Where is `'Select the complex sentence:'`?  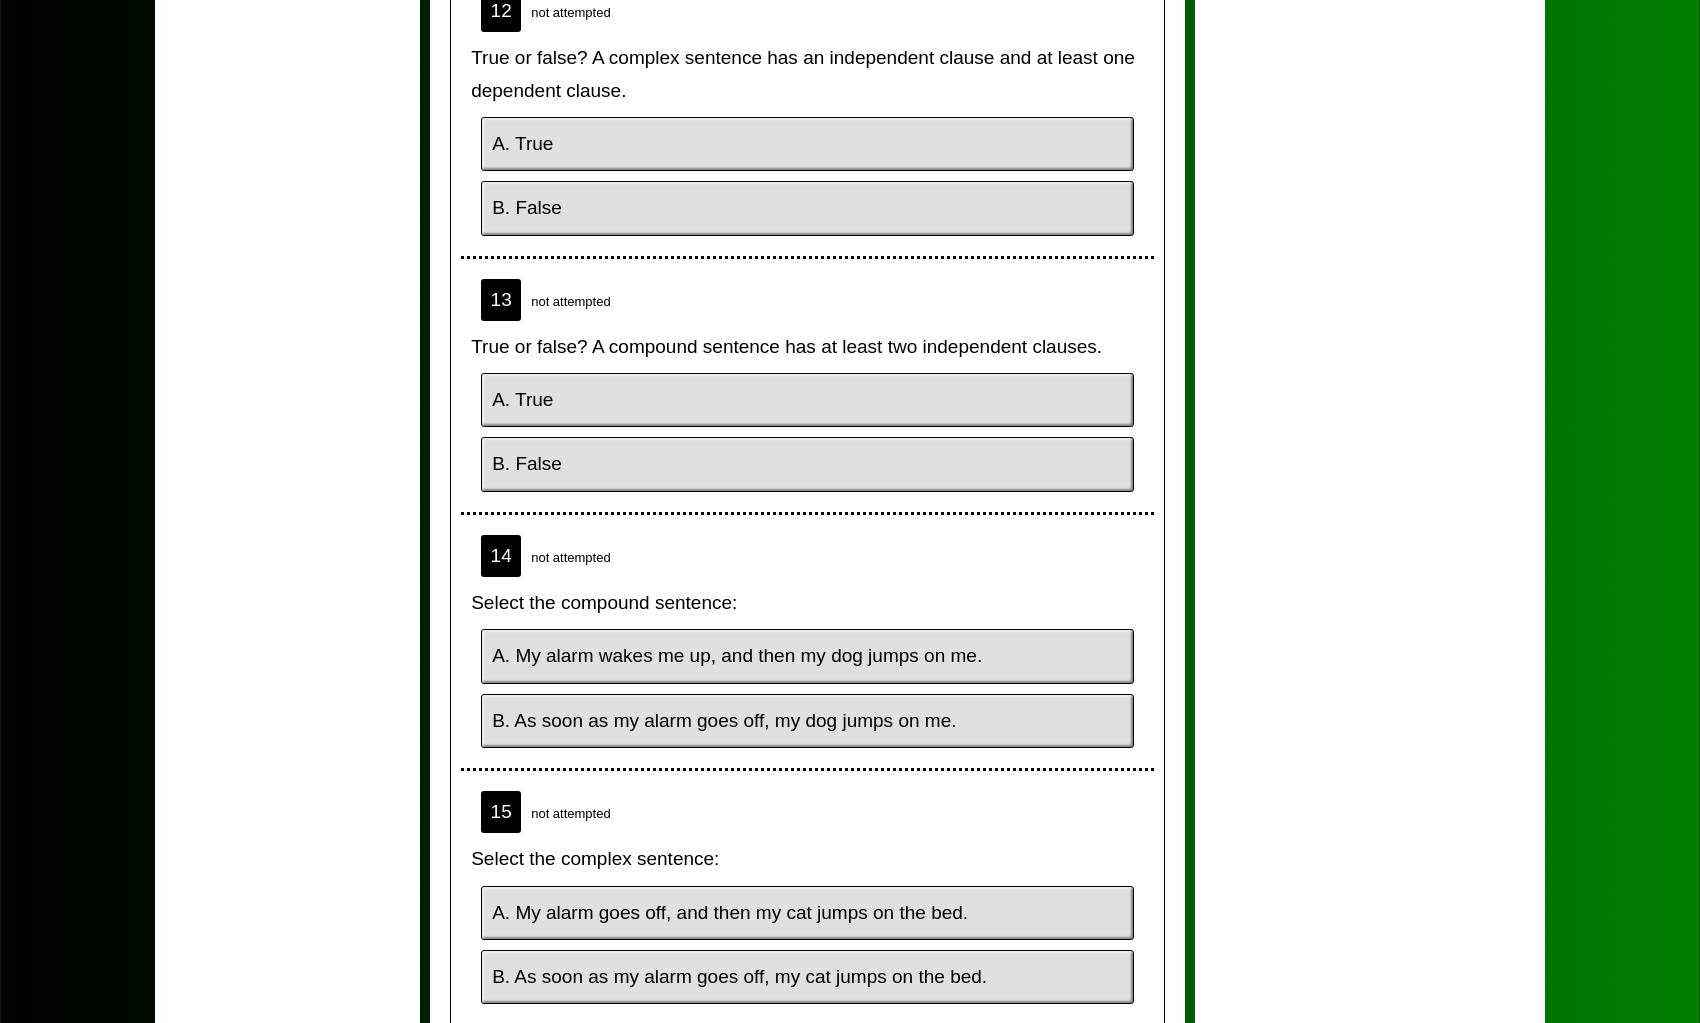 'Select the complex sentence:' is located at coordinates (594, 857).